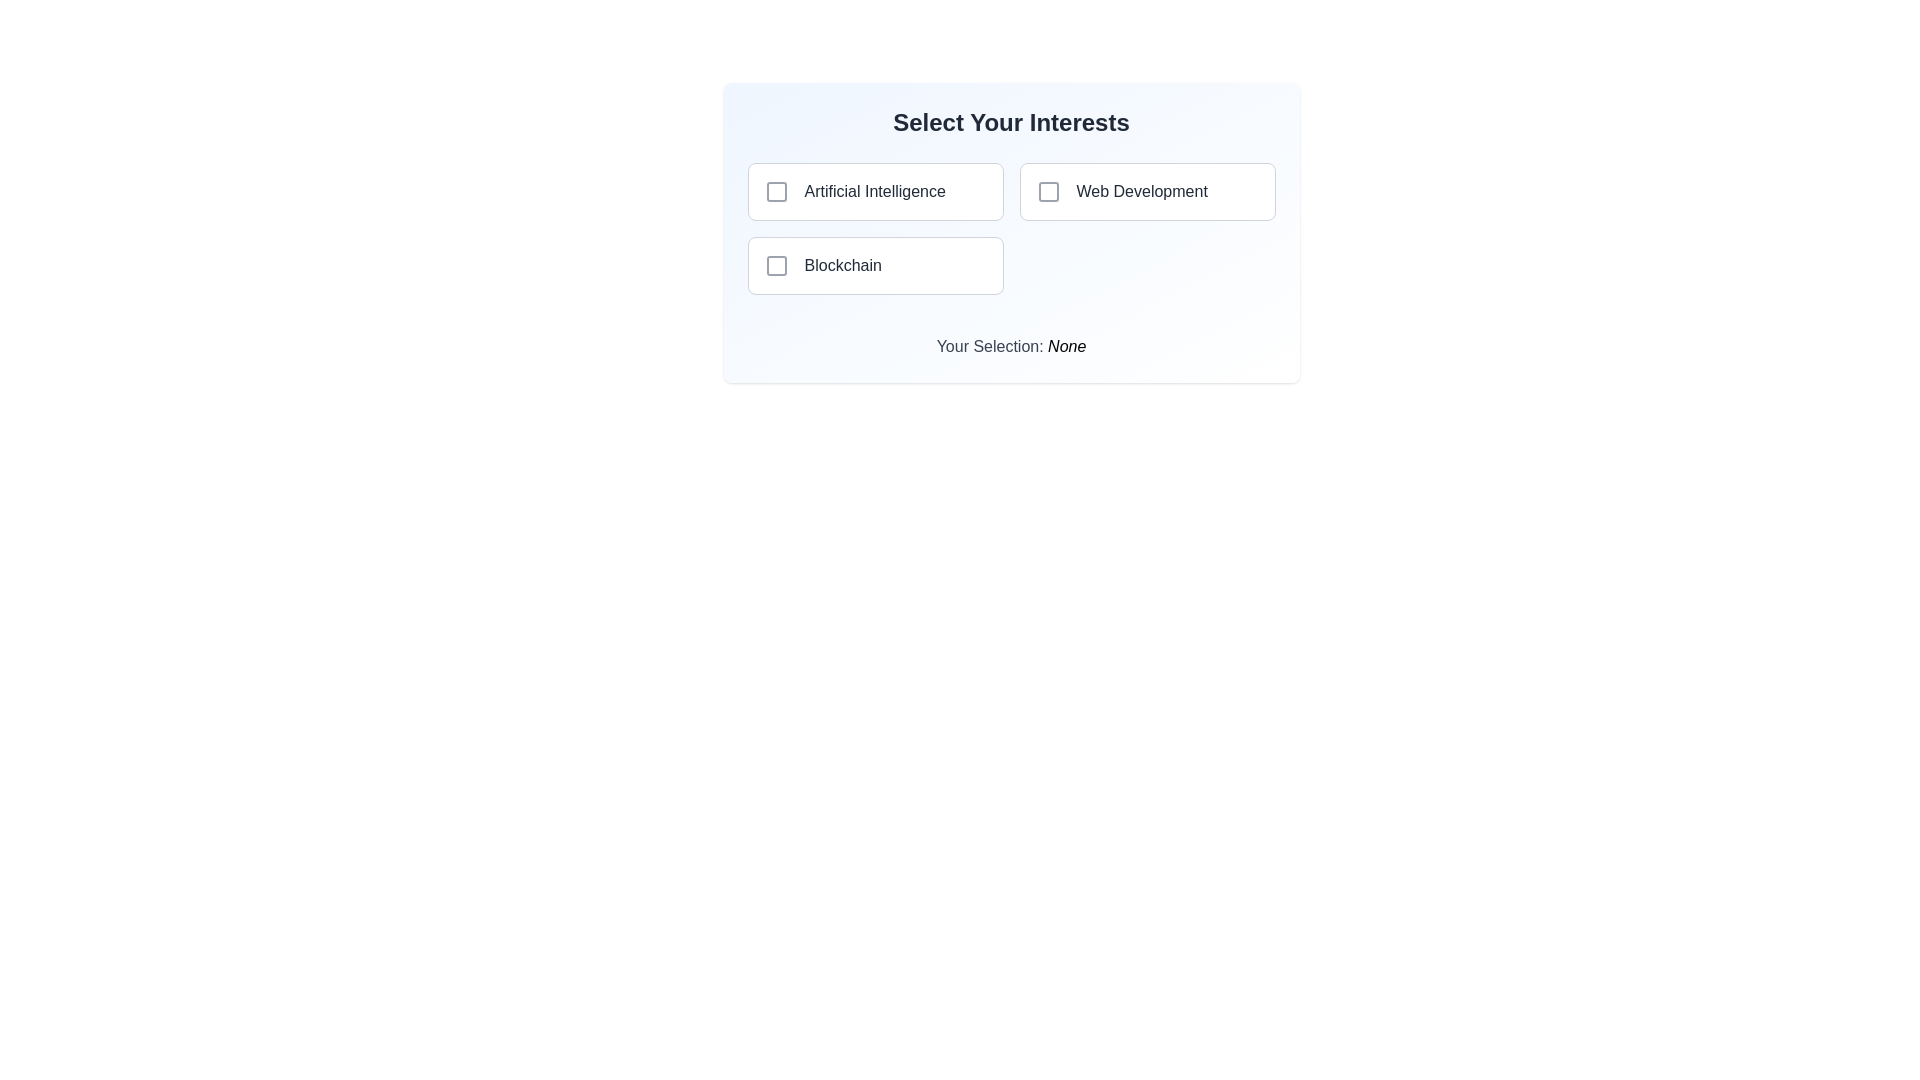 The height and width of the screenshot is (1080, 1920). I want to click on the checkbox icon located to the left of the 'Web Development' label, so click(1047, 192).